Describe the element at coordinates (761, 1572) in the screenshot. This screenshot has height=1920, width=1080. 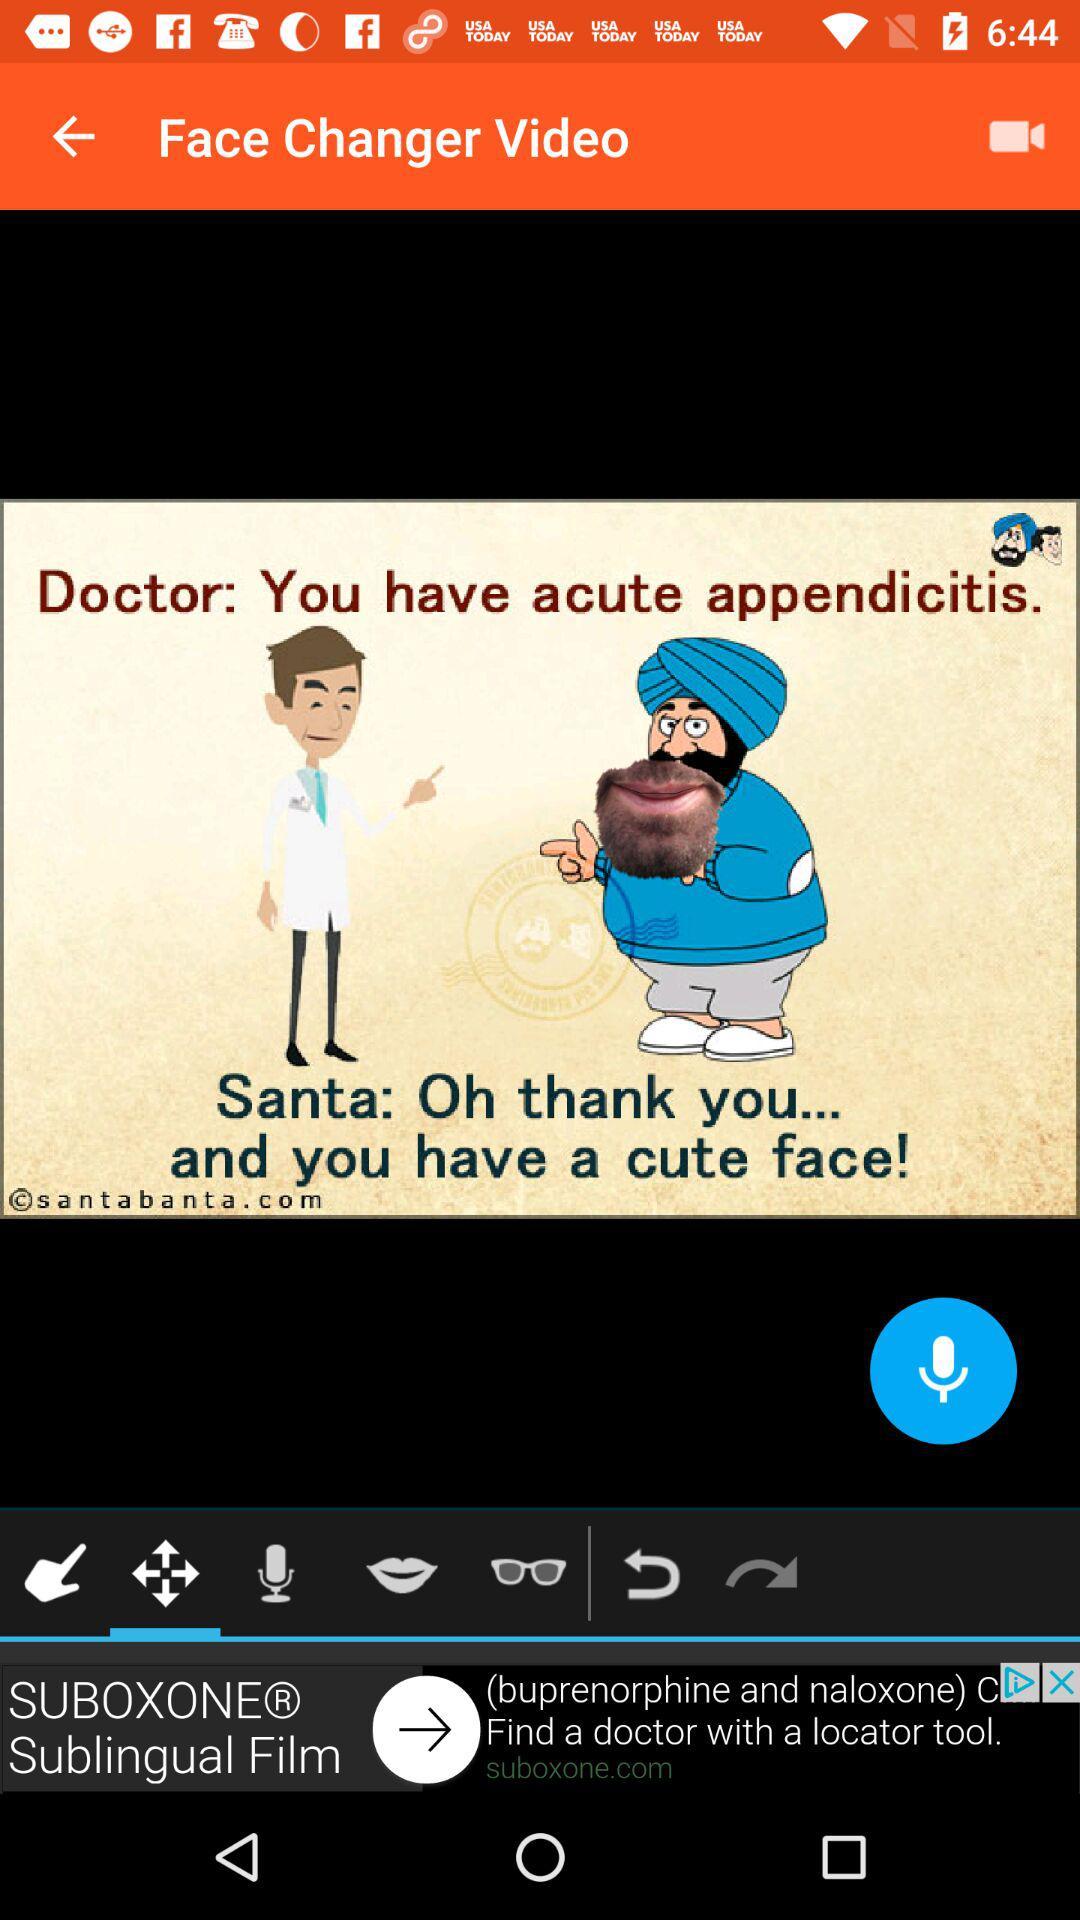
I see `the redo icon` at that location.